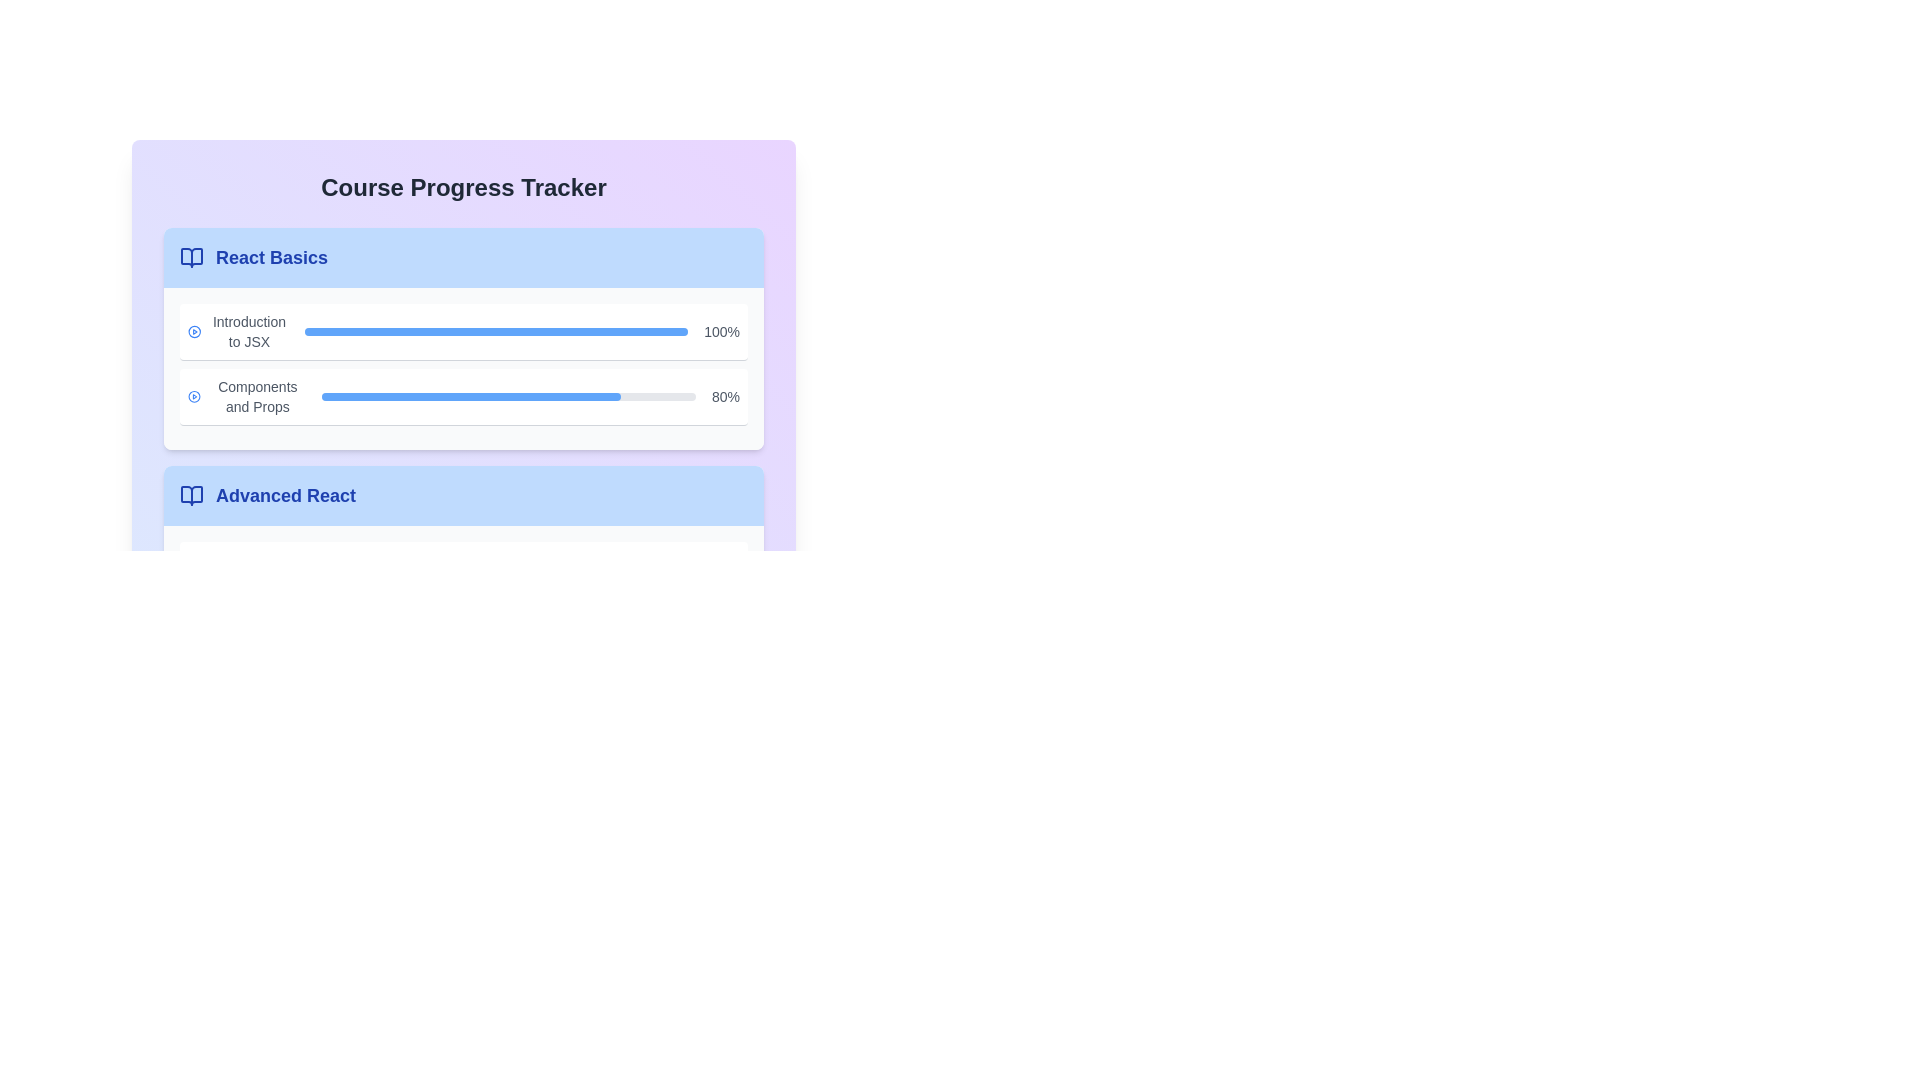 The image size is (1920, 1080). What do you see at coordinates (192, 257) in the screenshot?
I see `the blue-themed open book icon located at the left side of the 'React Basics' section heading` at bounding box center [192, 257].